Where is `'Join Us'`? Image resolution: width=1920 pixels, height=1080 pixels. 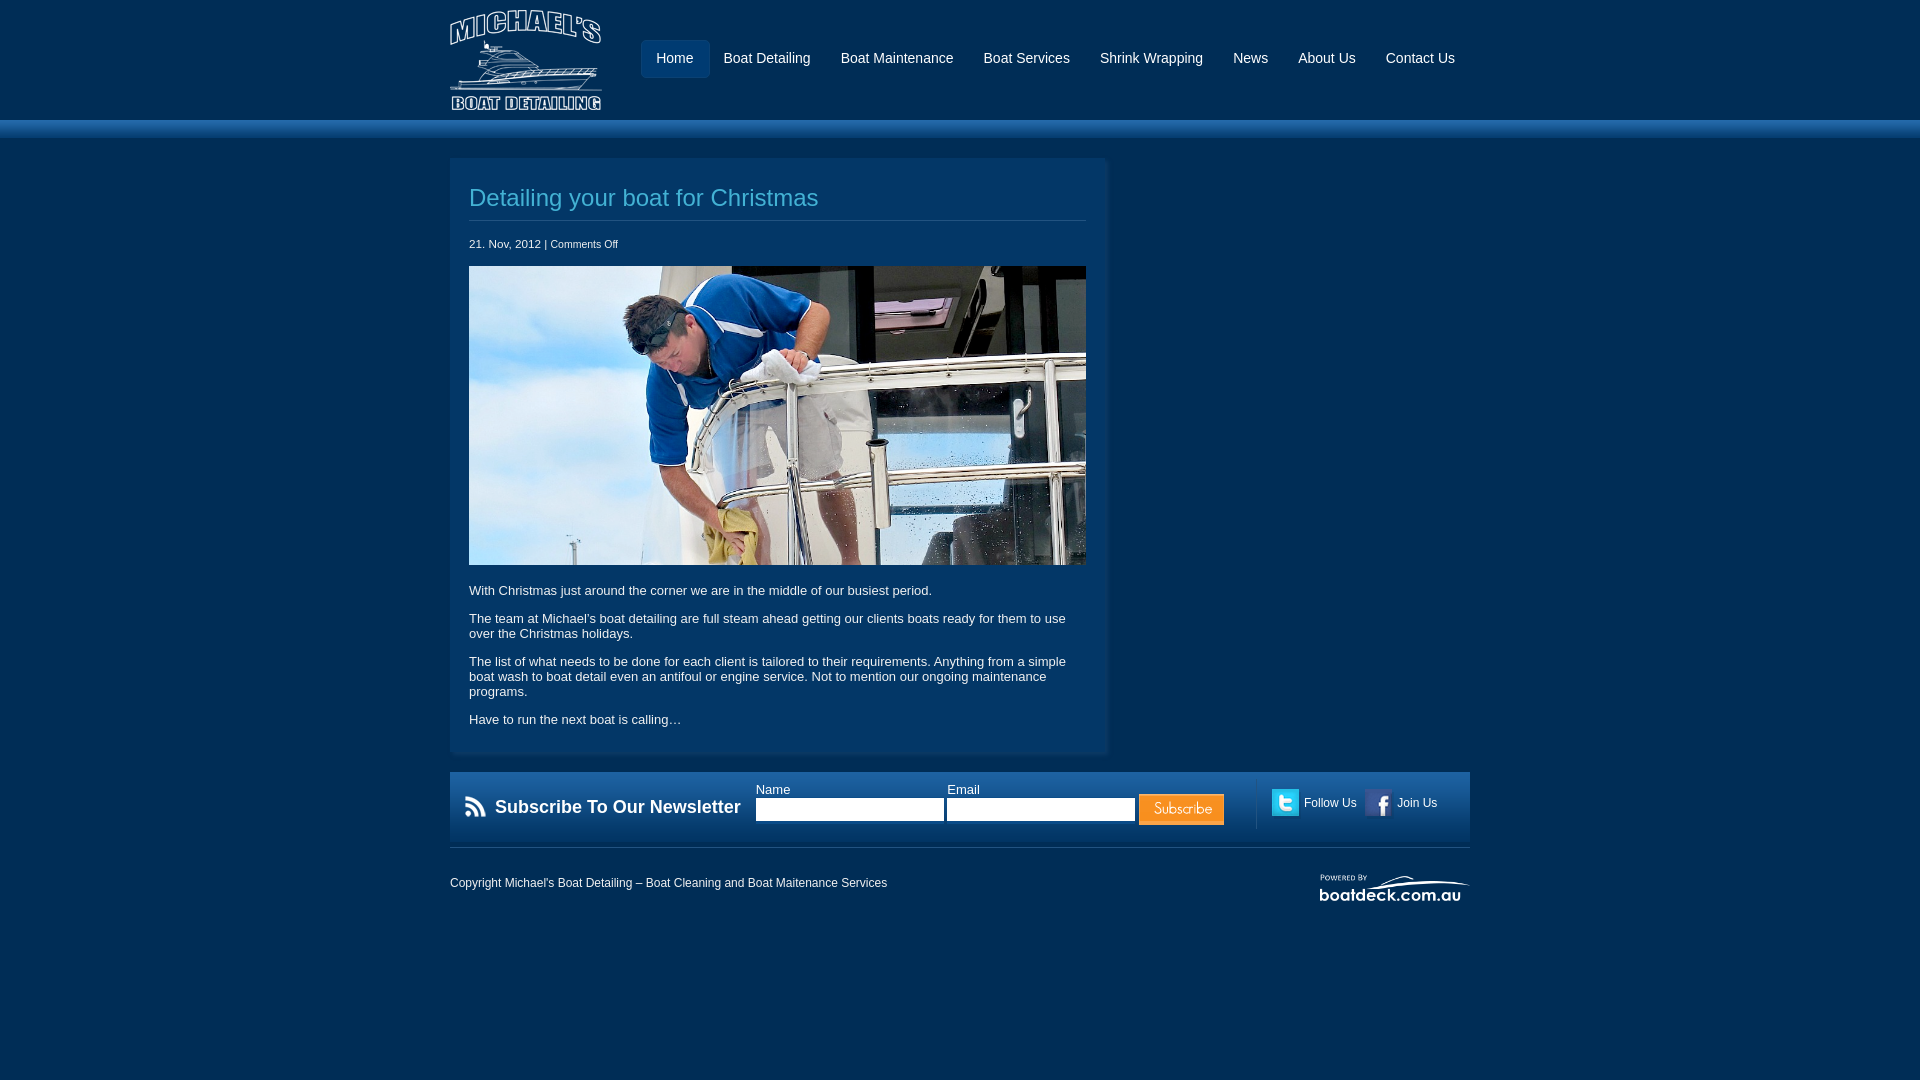 'Join Us' is located at coordinates (1363, 801).